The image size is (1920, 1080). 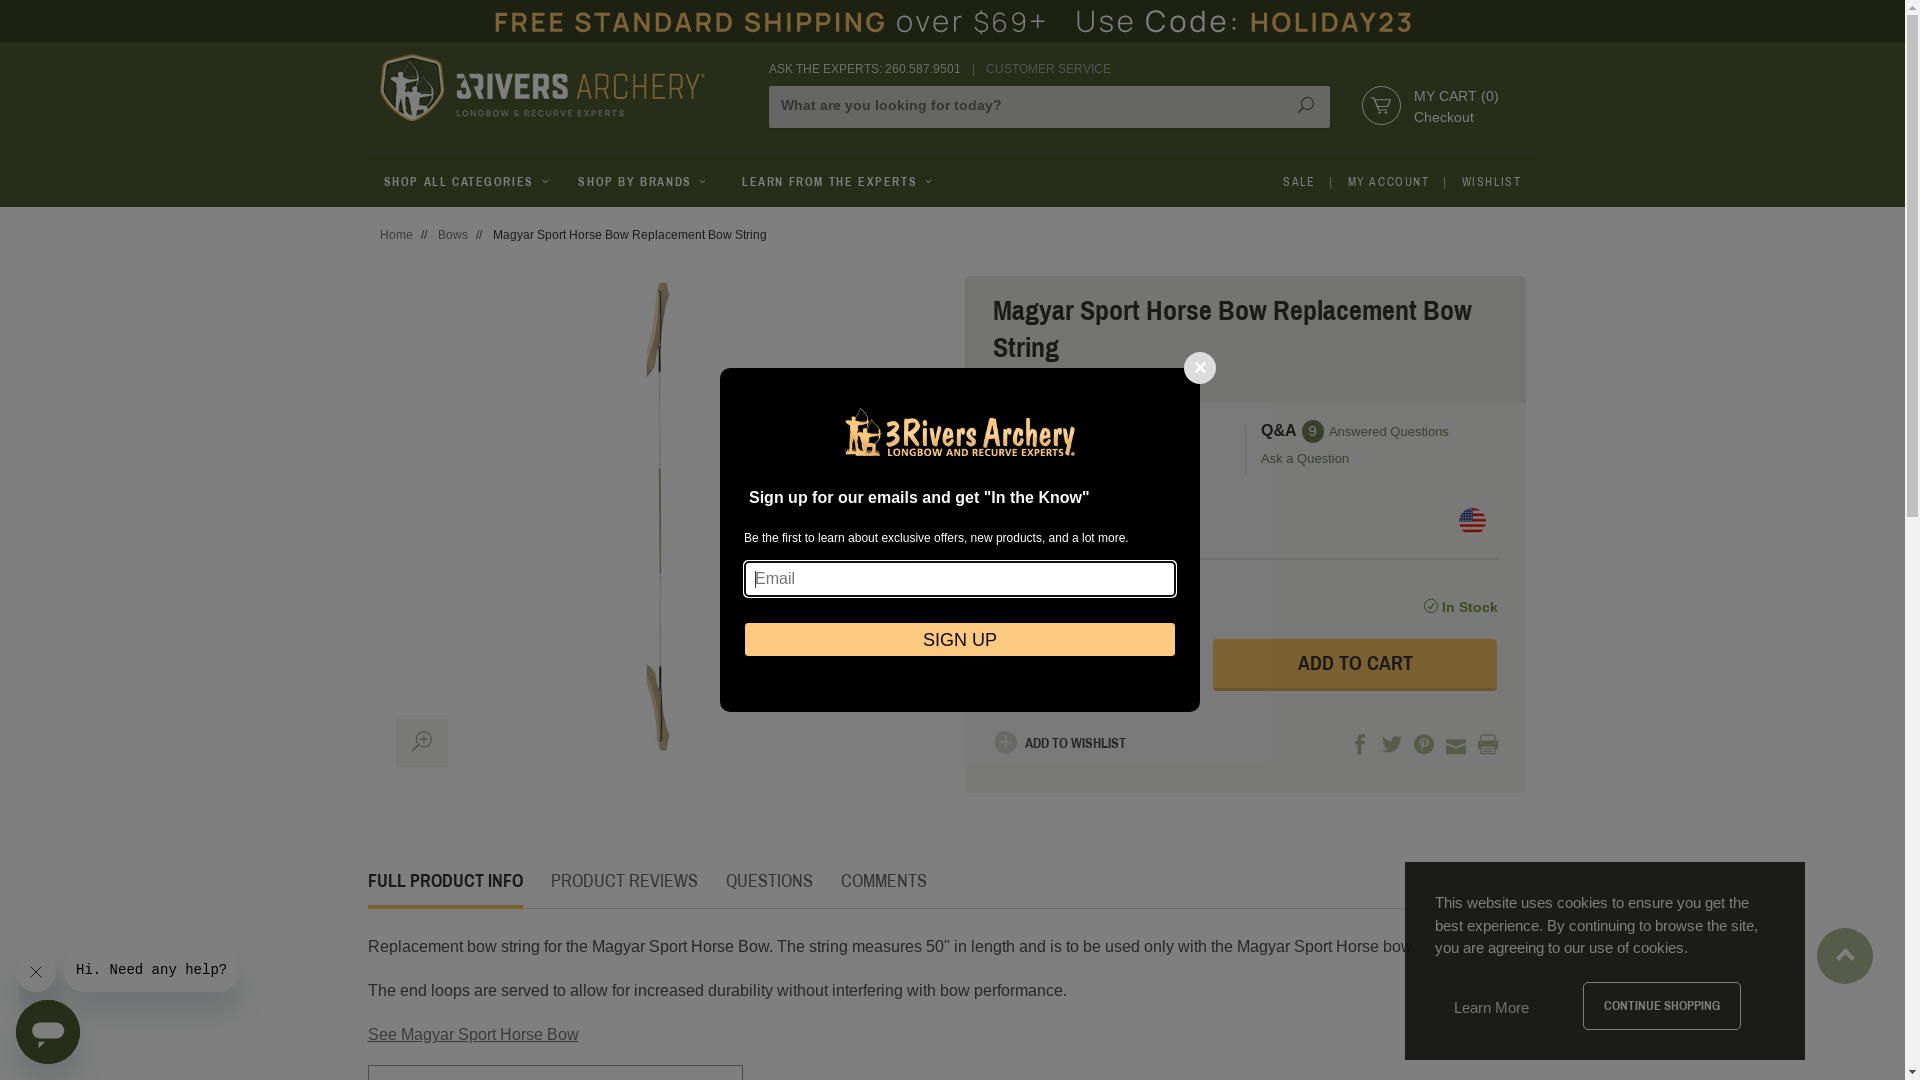 I want to click on 'Made in the US', so click(x=1471, y=520).